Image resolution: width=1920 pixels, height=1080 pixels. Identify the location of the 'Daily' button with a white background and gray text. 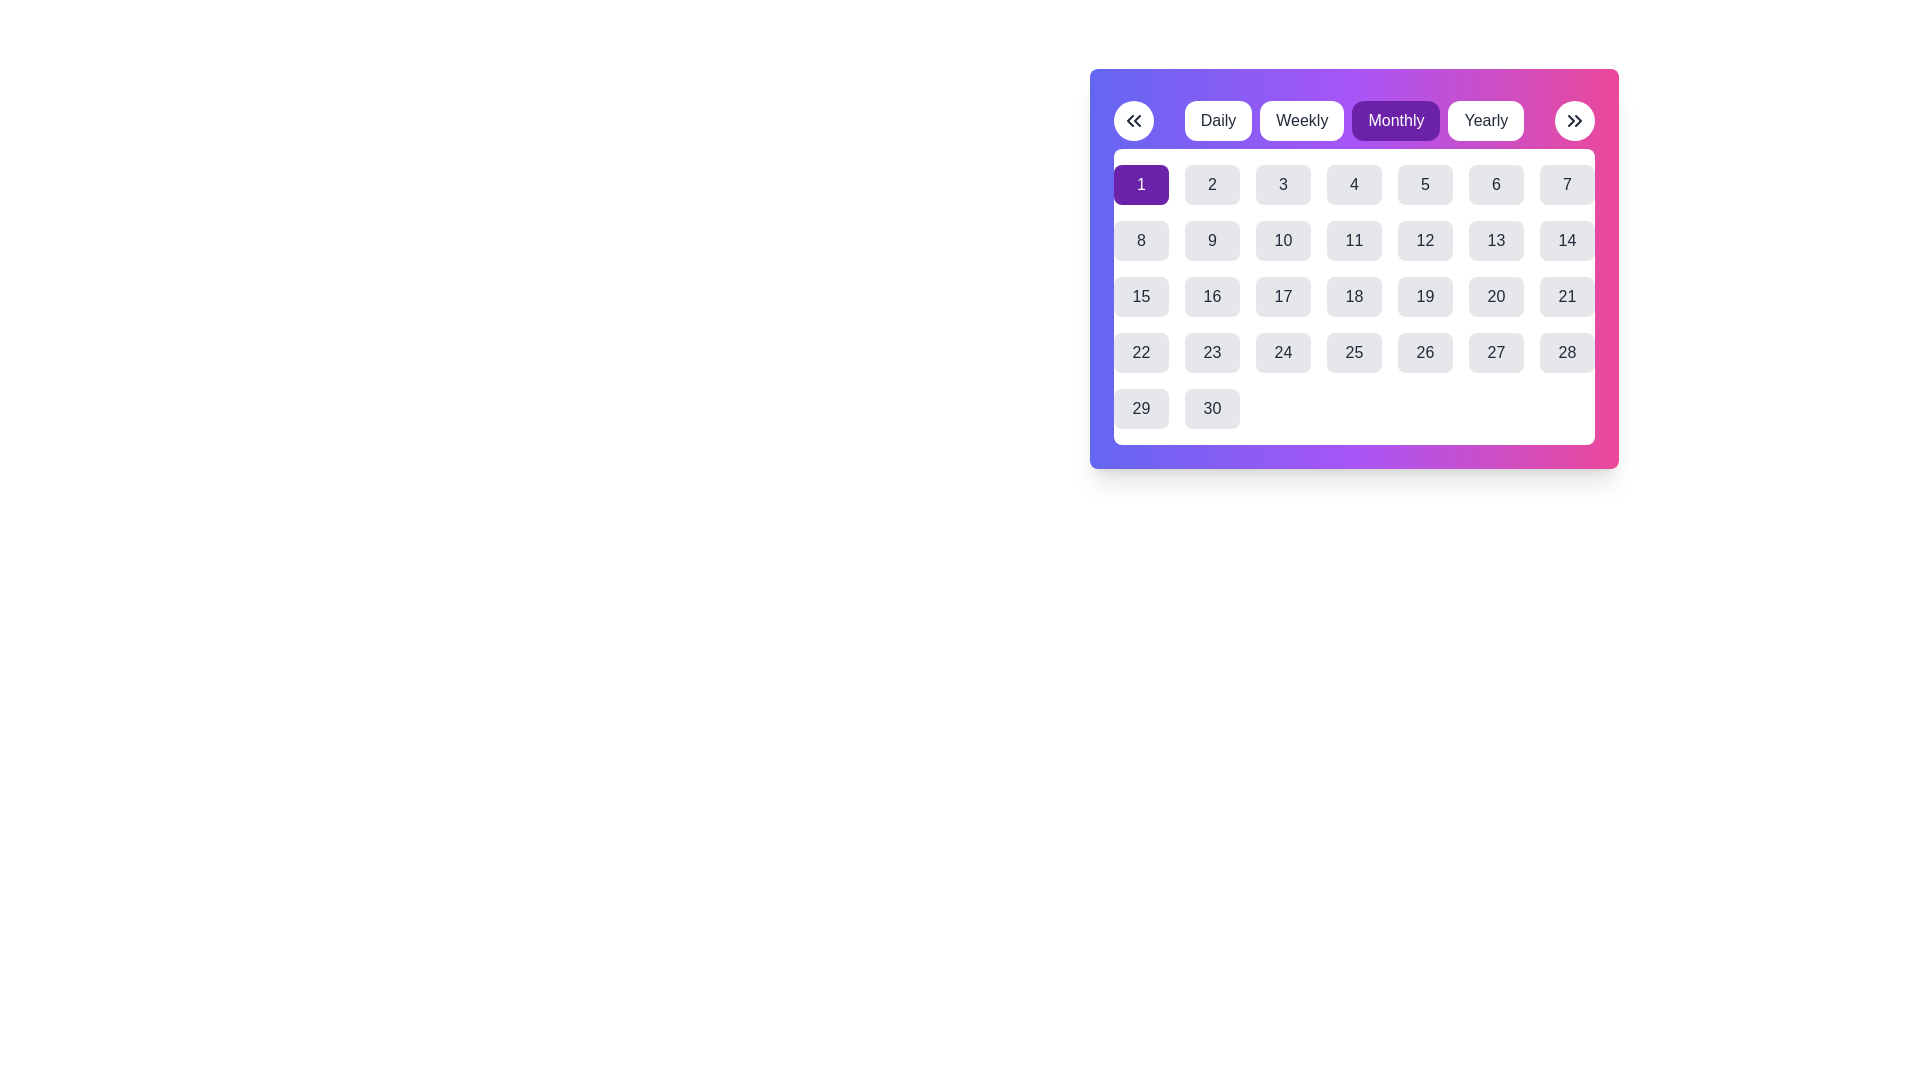
(1217, 120).